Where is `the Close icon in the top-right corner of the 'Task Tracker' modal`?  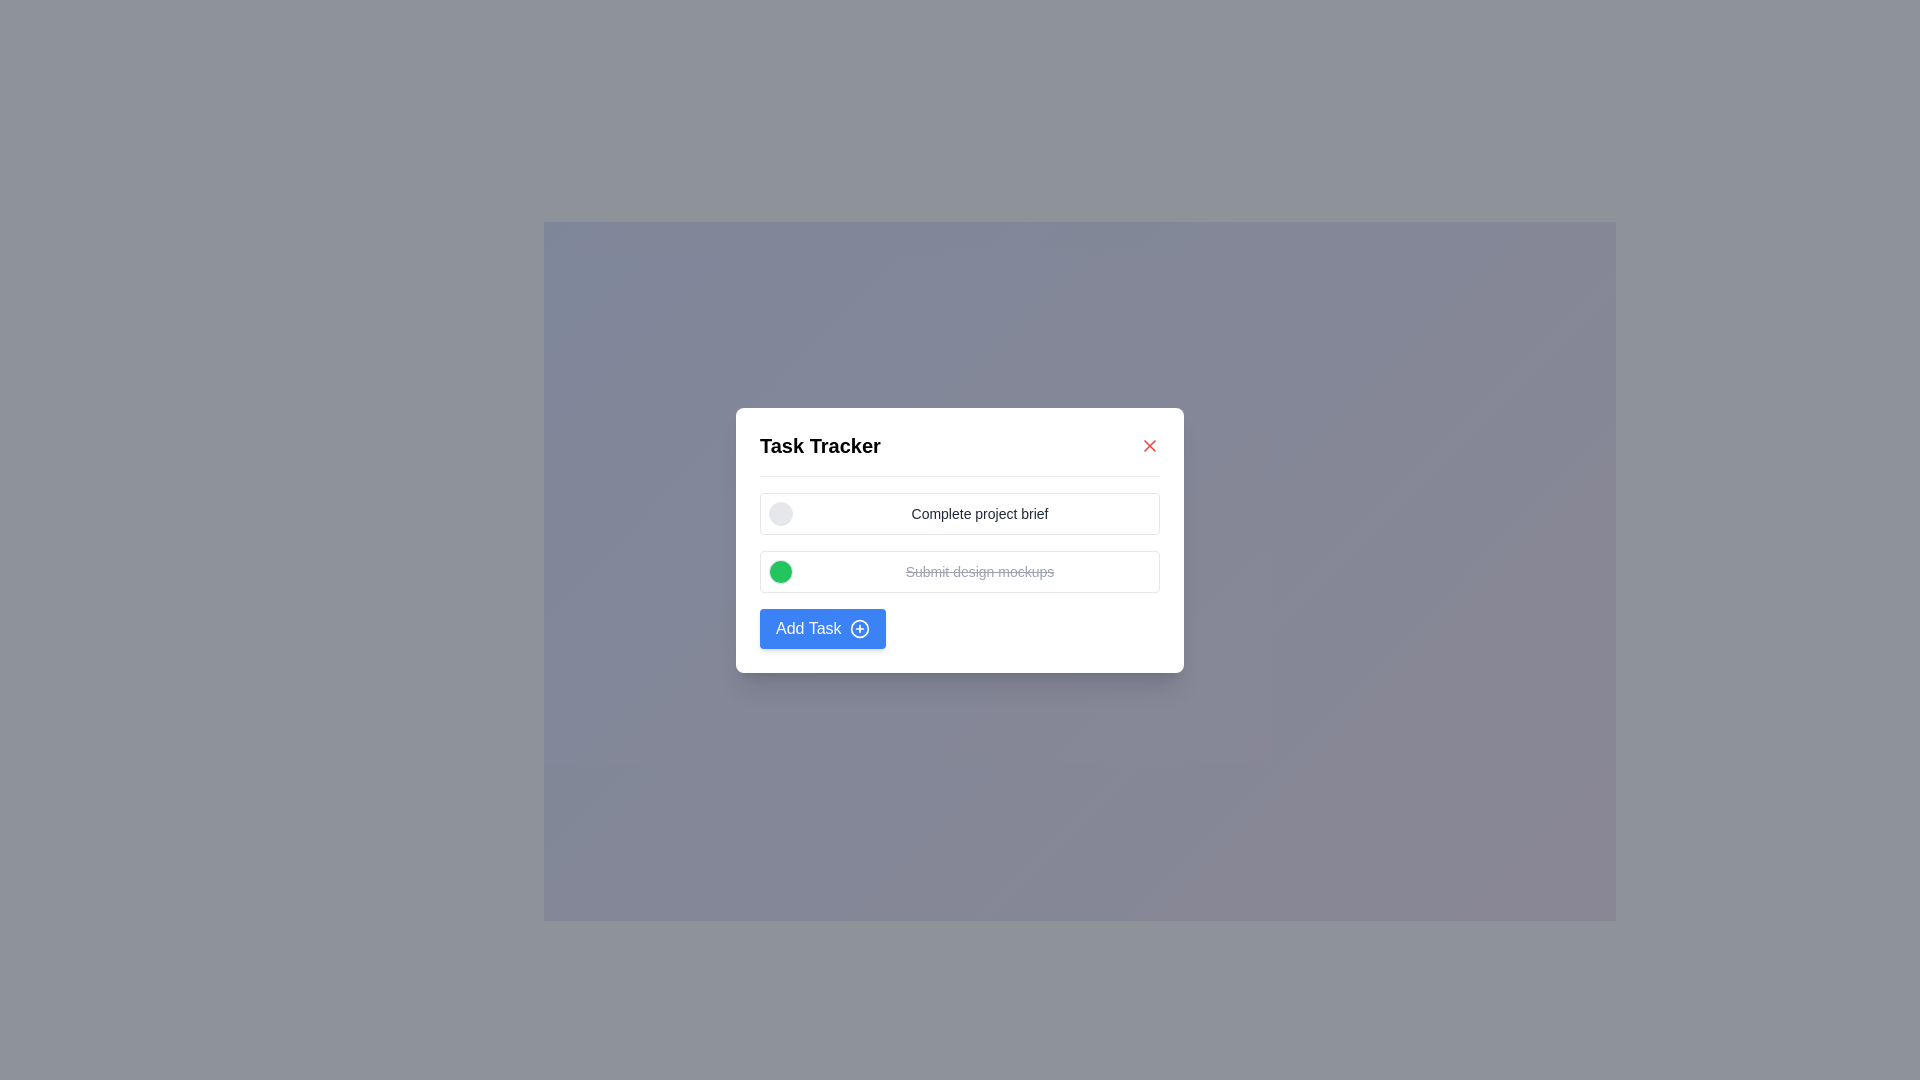 the Close icon in the top-right corner of the 'Task Tracker' modal is located at coordinates (1150, 443).